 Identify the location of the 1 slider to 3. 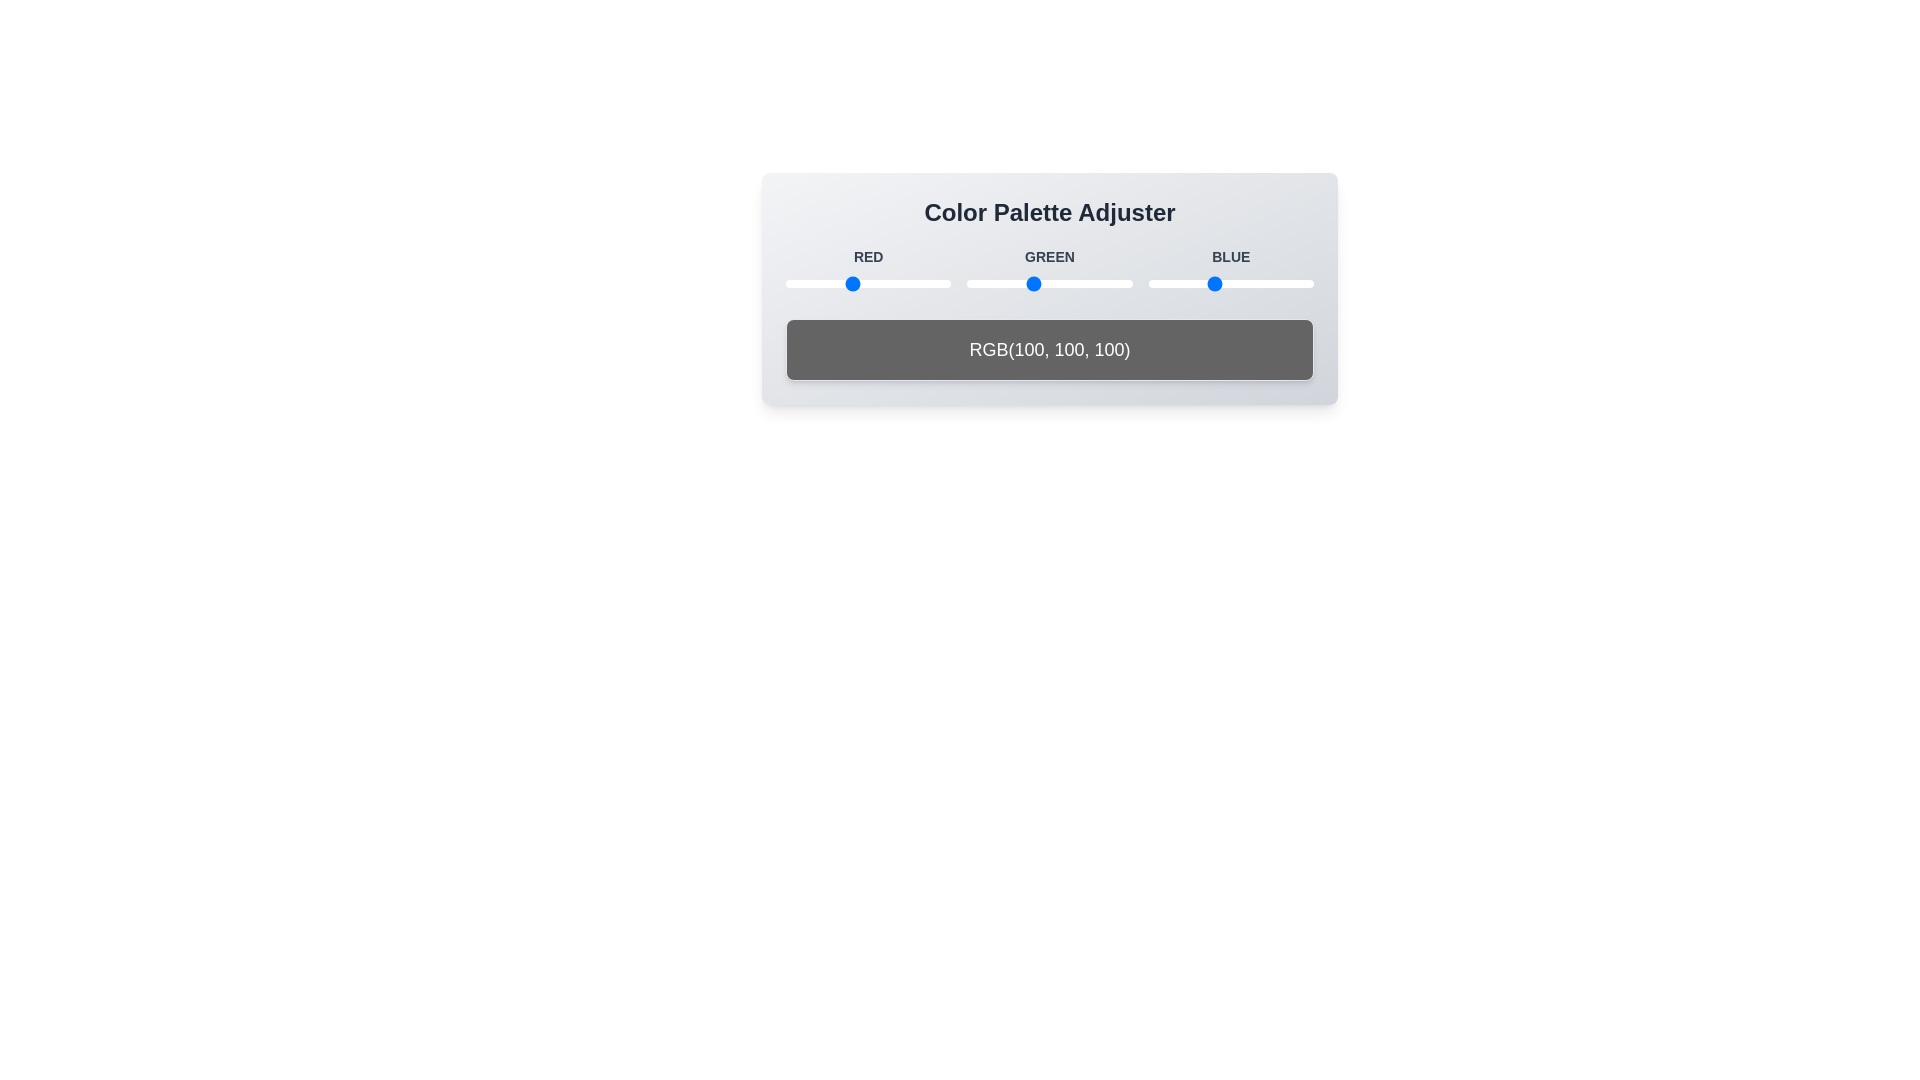
(786, 284).